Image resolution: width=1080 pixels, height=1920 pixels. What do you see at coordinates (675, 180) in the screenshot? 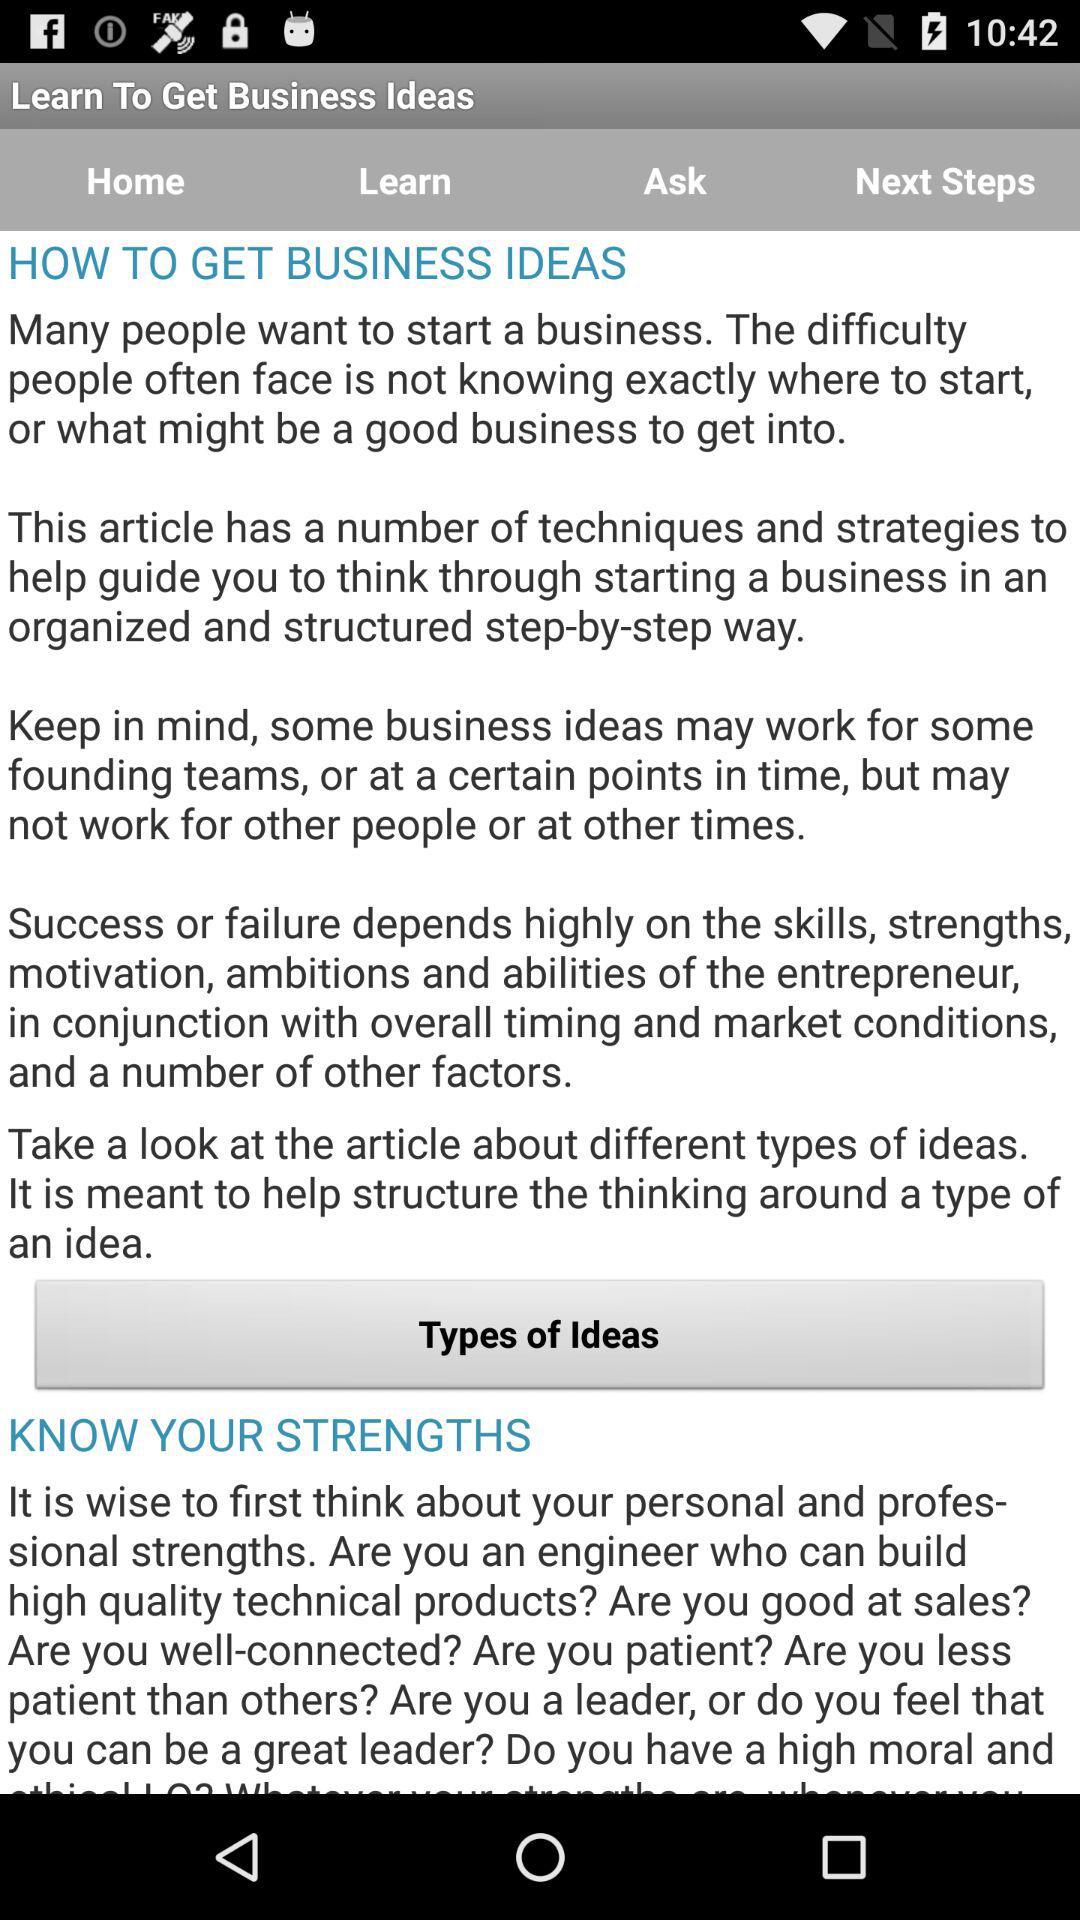
I see `the icon to the left of next steps icon` at bounding box center [675, 180].